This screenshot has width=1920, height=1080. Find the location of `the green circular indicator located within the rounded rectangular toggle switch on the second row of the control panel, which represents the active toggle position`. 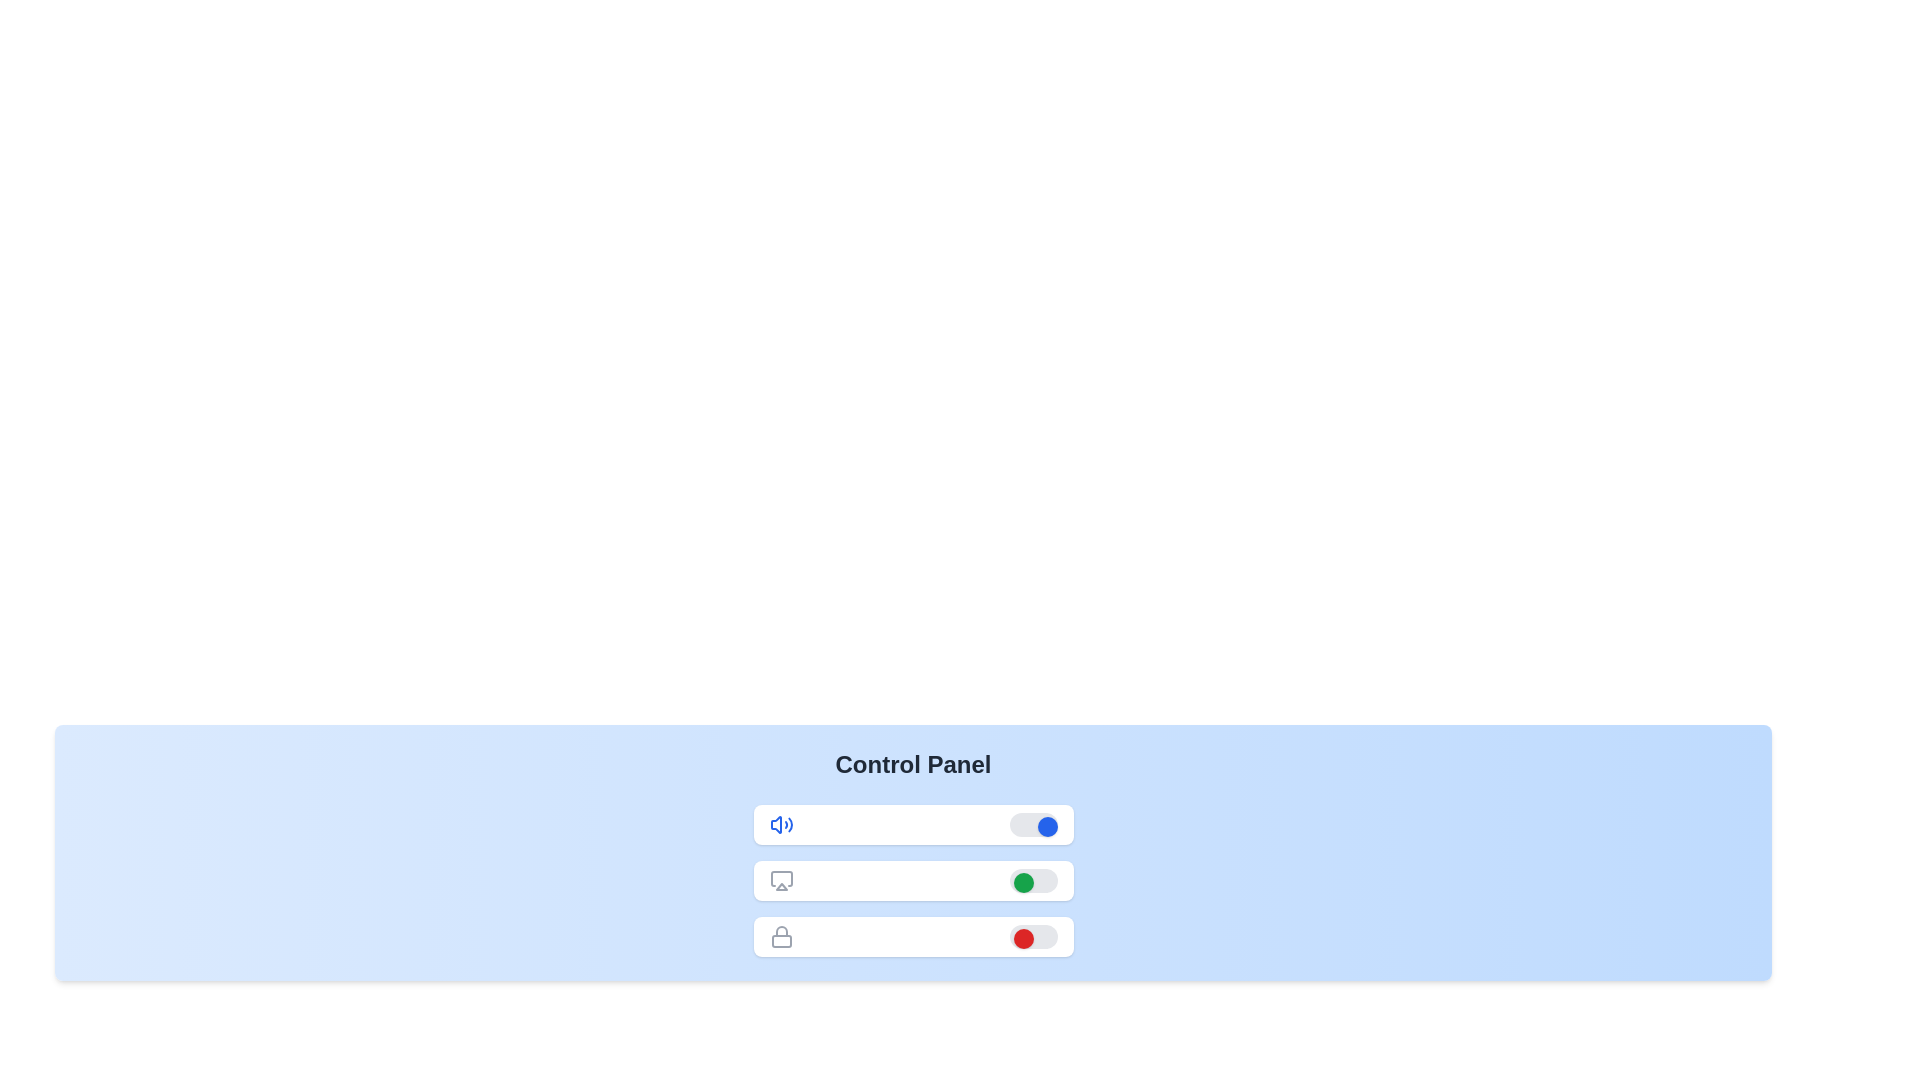

the green circular indicator located within the rounded rectangular toggle switch on the second row of the control panel, which represents the active toggle position is located at coordinates (1023, 882).